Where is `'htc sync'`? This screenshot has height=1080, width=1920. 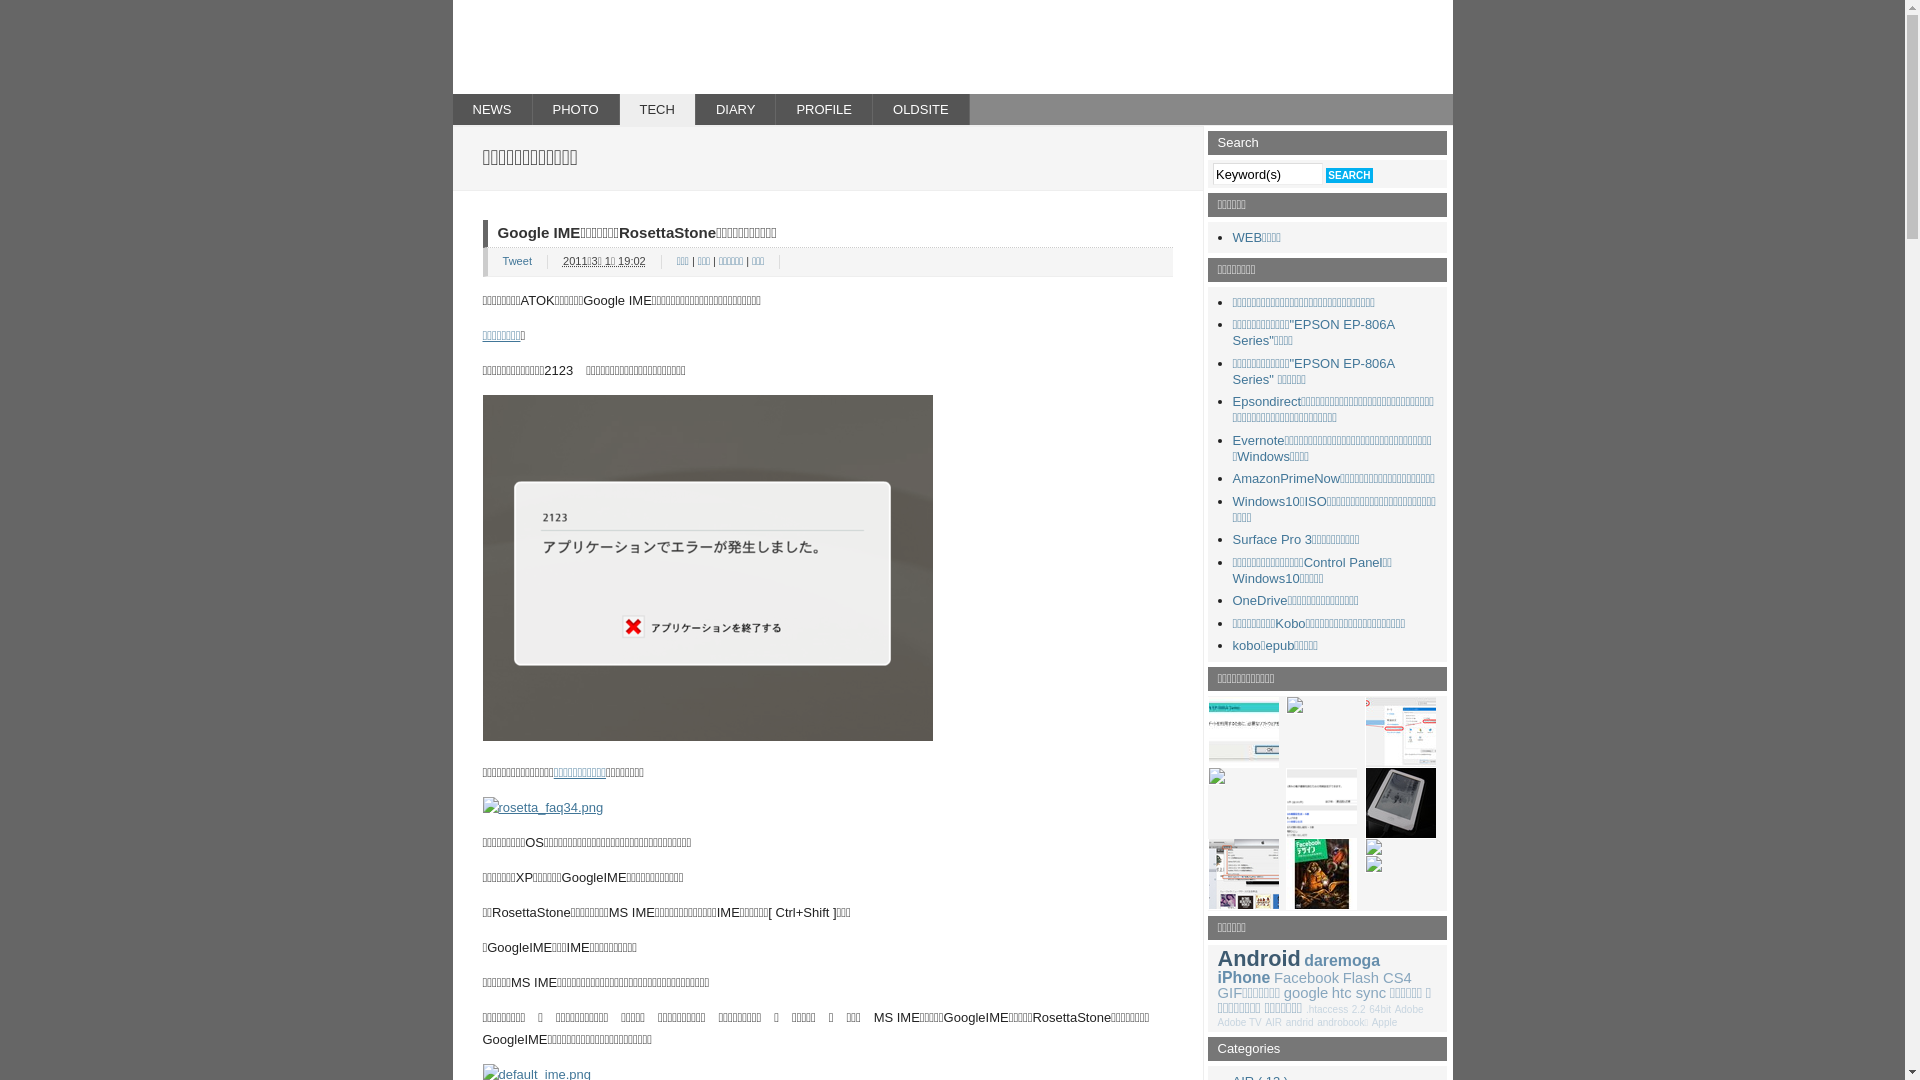
'htc sync' is located at coordinates (1358, 992).